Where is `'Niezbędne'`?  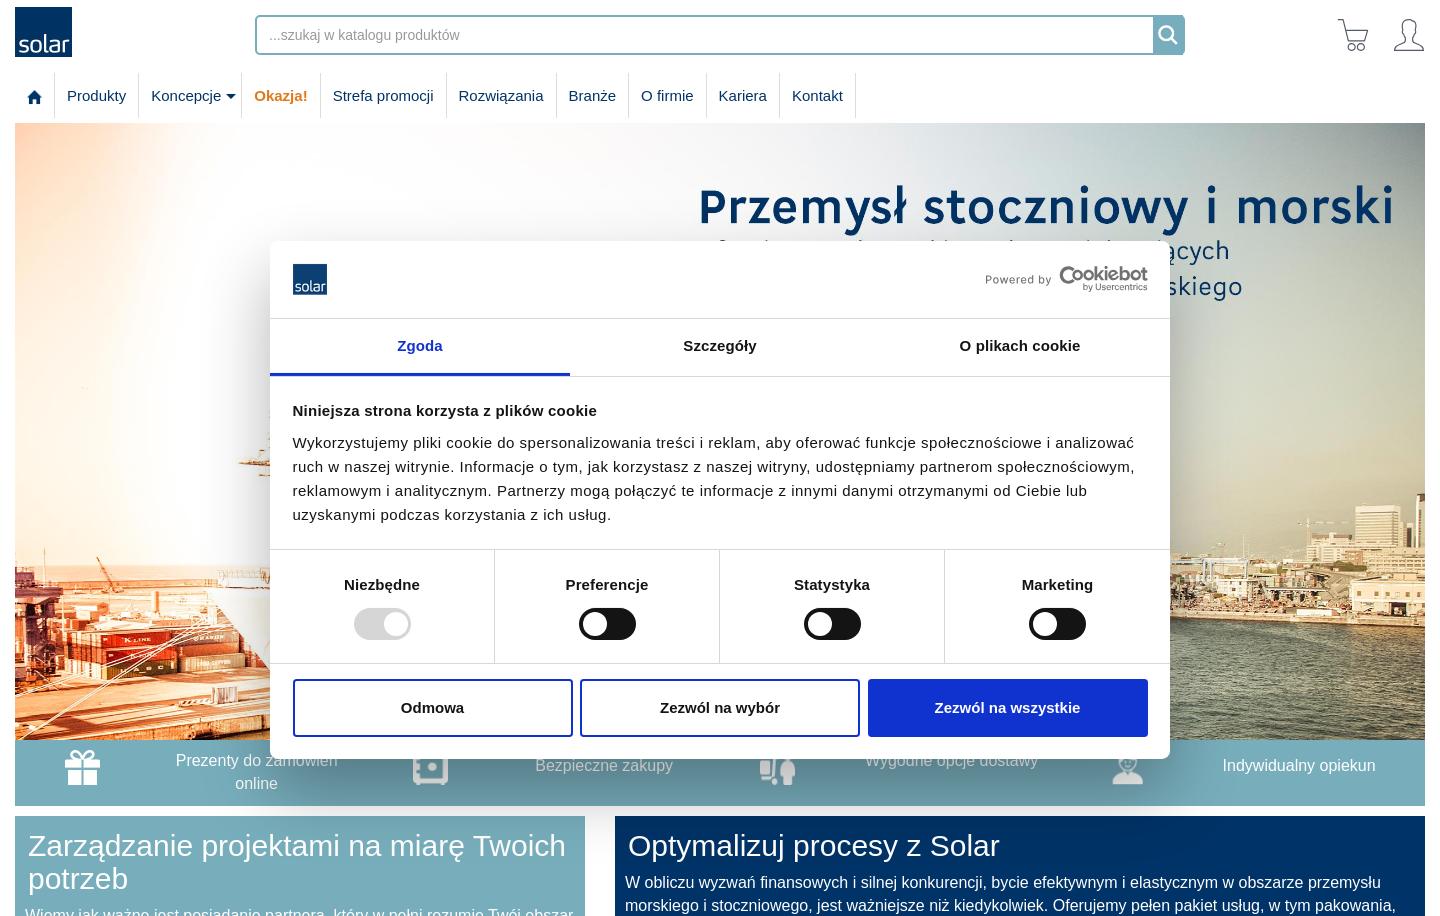
'Niezbędne' is located at coordinates (380, 583).